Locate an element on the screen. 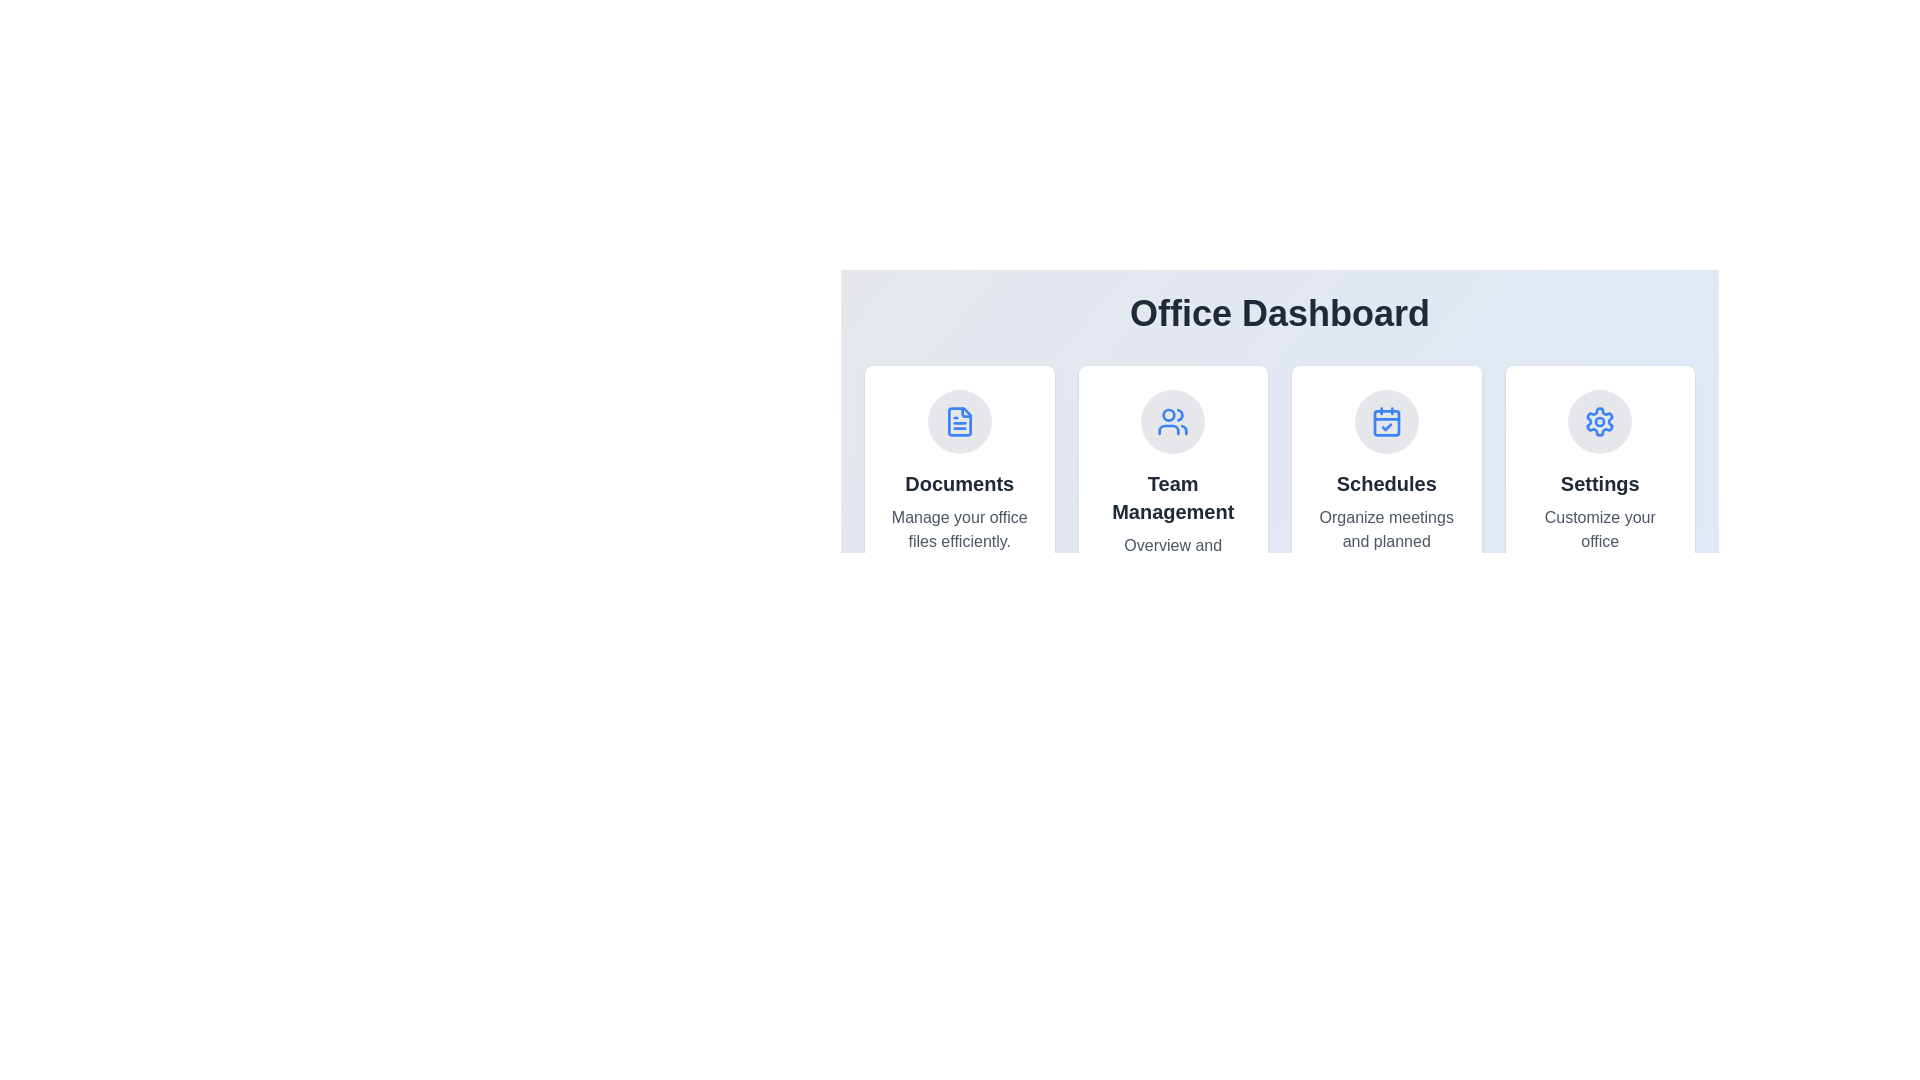 This screenshot has height=1080, width=1920. the fourth card in the grid layout is located at coordinates (1598, 496).